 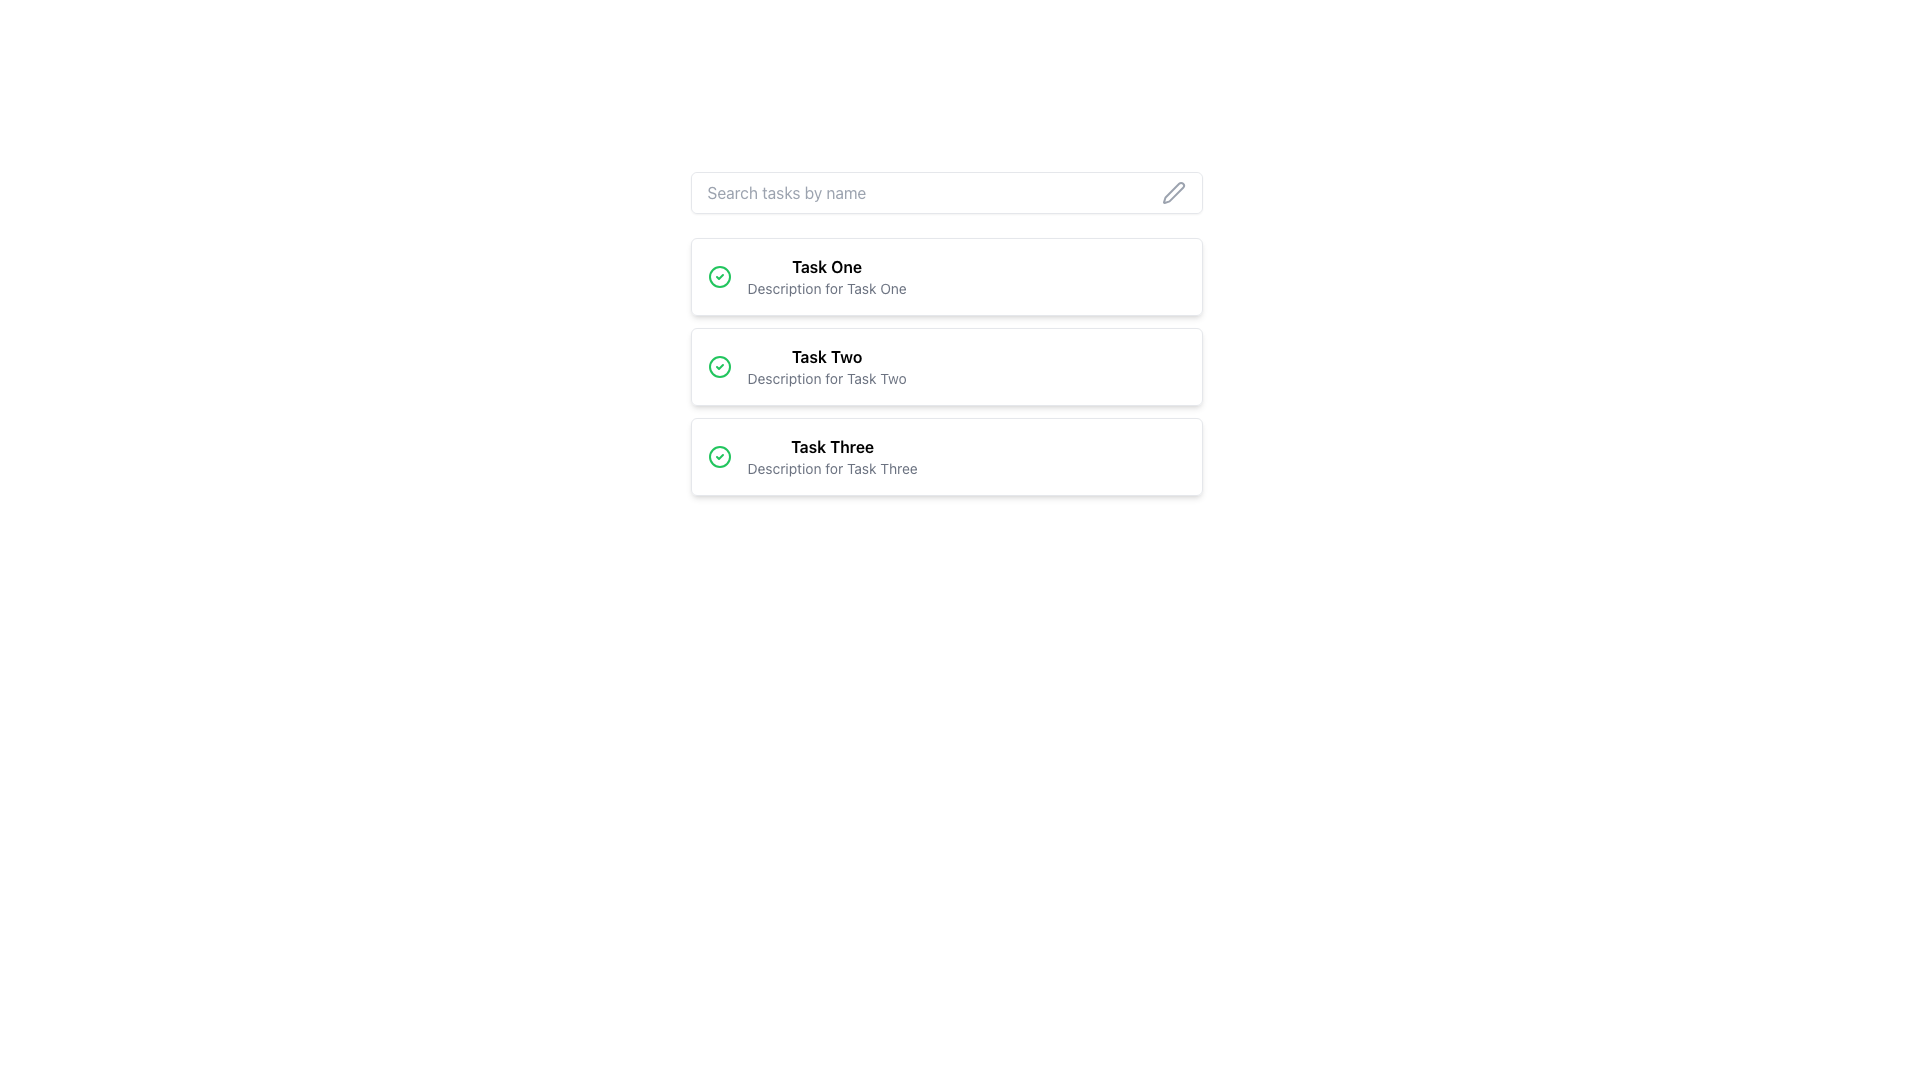 I want to click on the text element providing a detailed description for 'Task Two', located immediately below the text 'Task Two' in the second task item of a vertically aligned list of tasks, so click(x=827, y=378).